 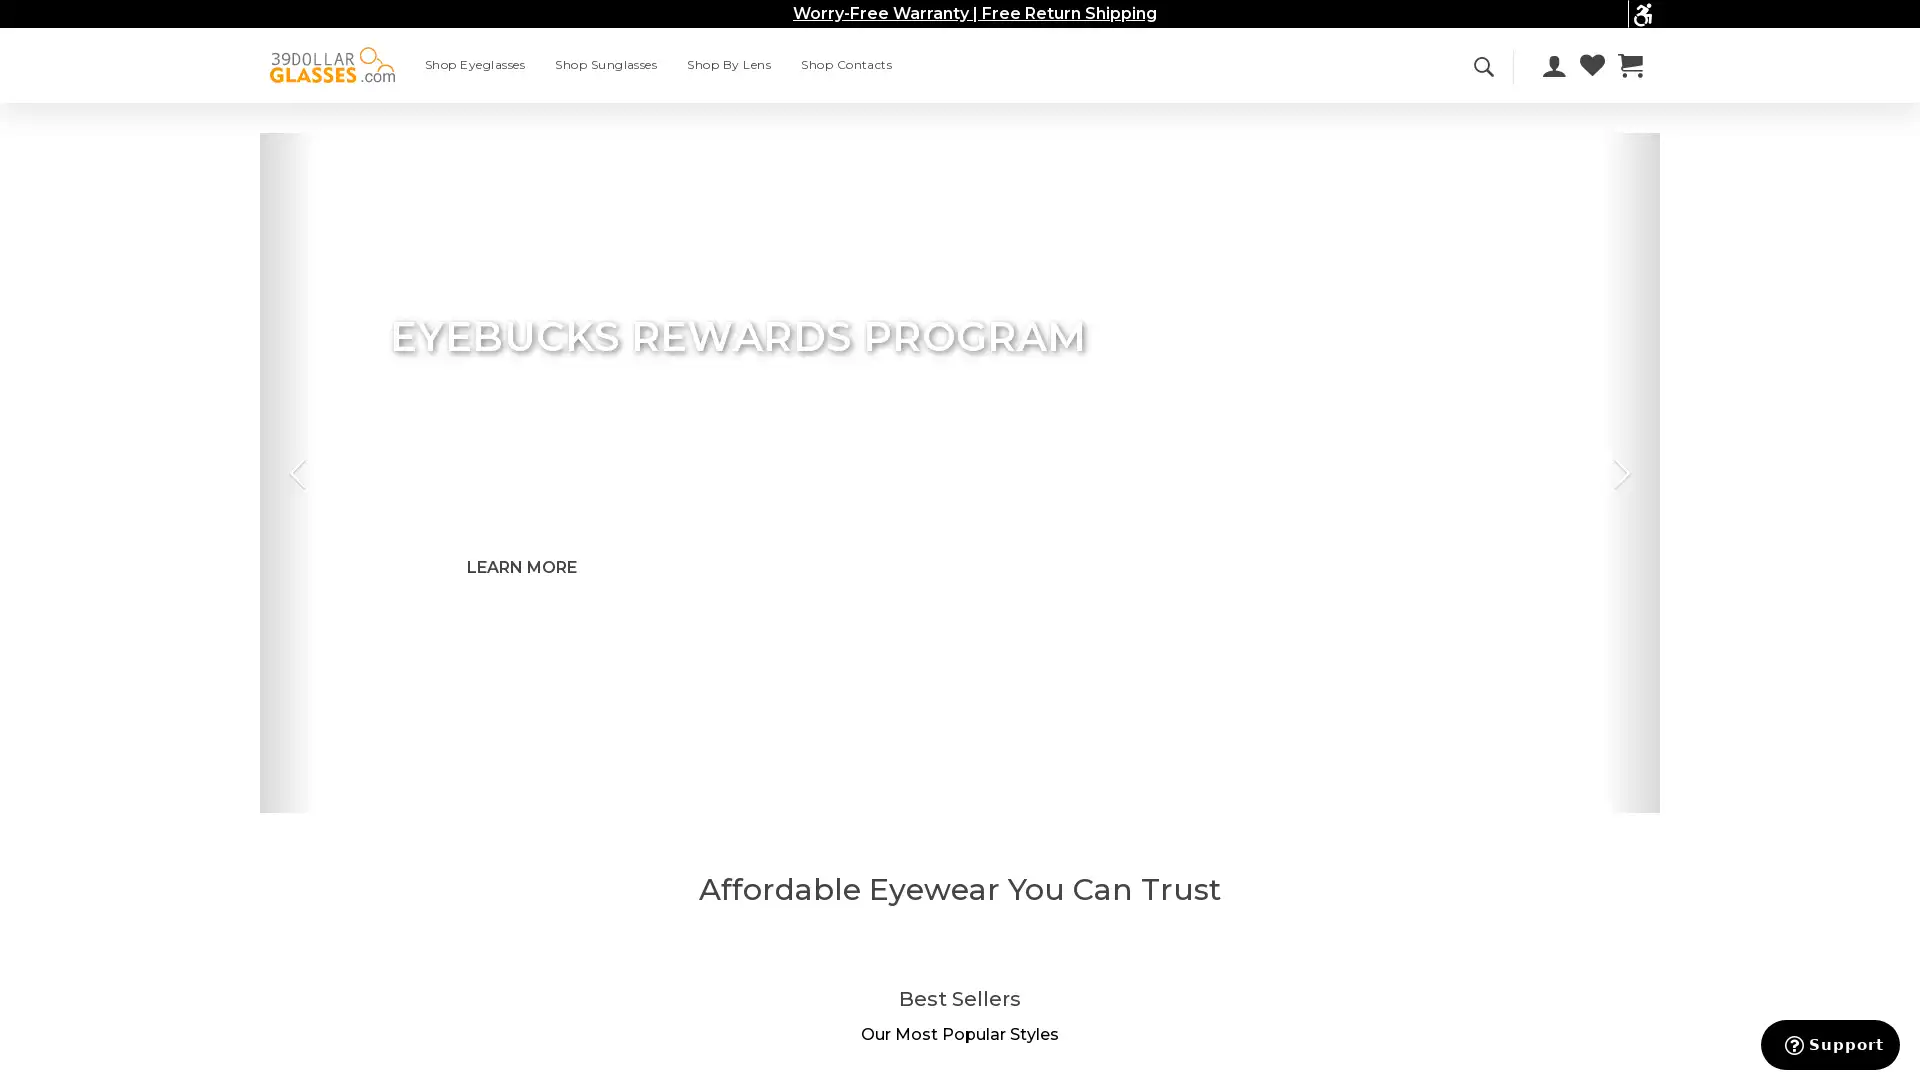 I want to click on Support button, so click(x=1830, y=1044).